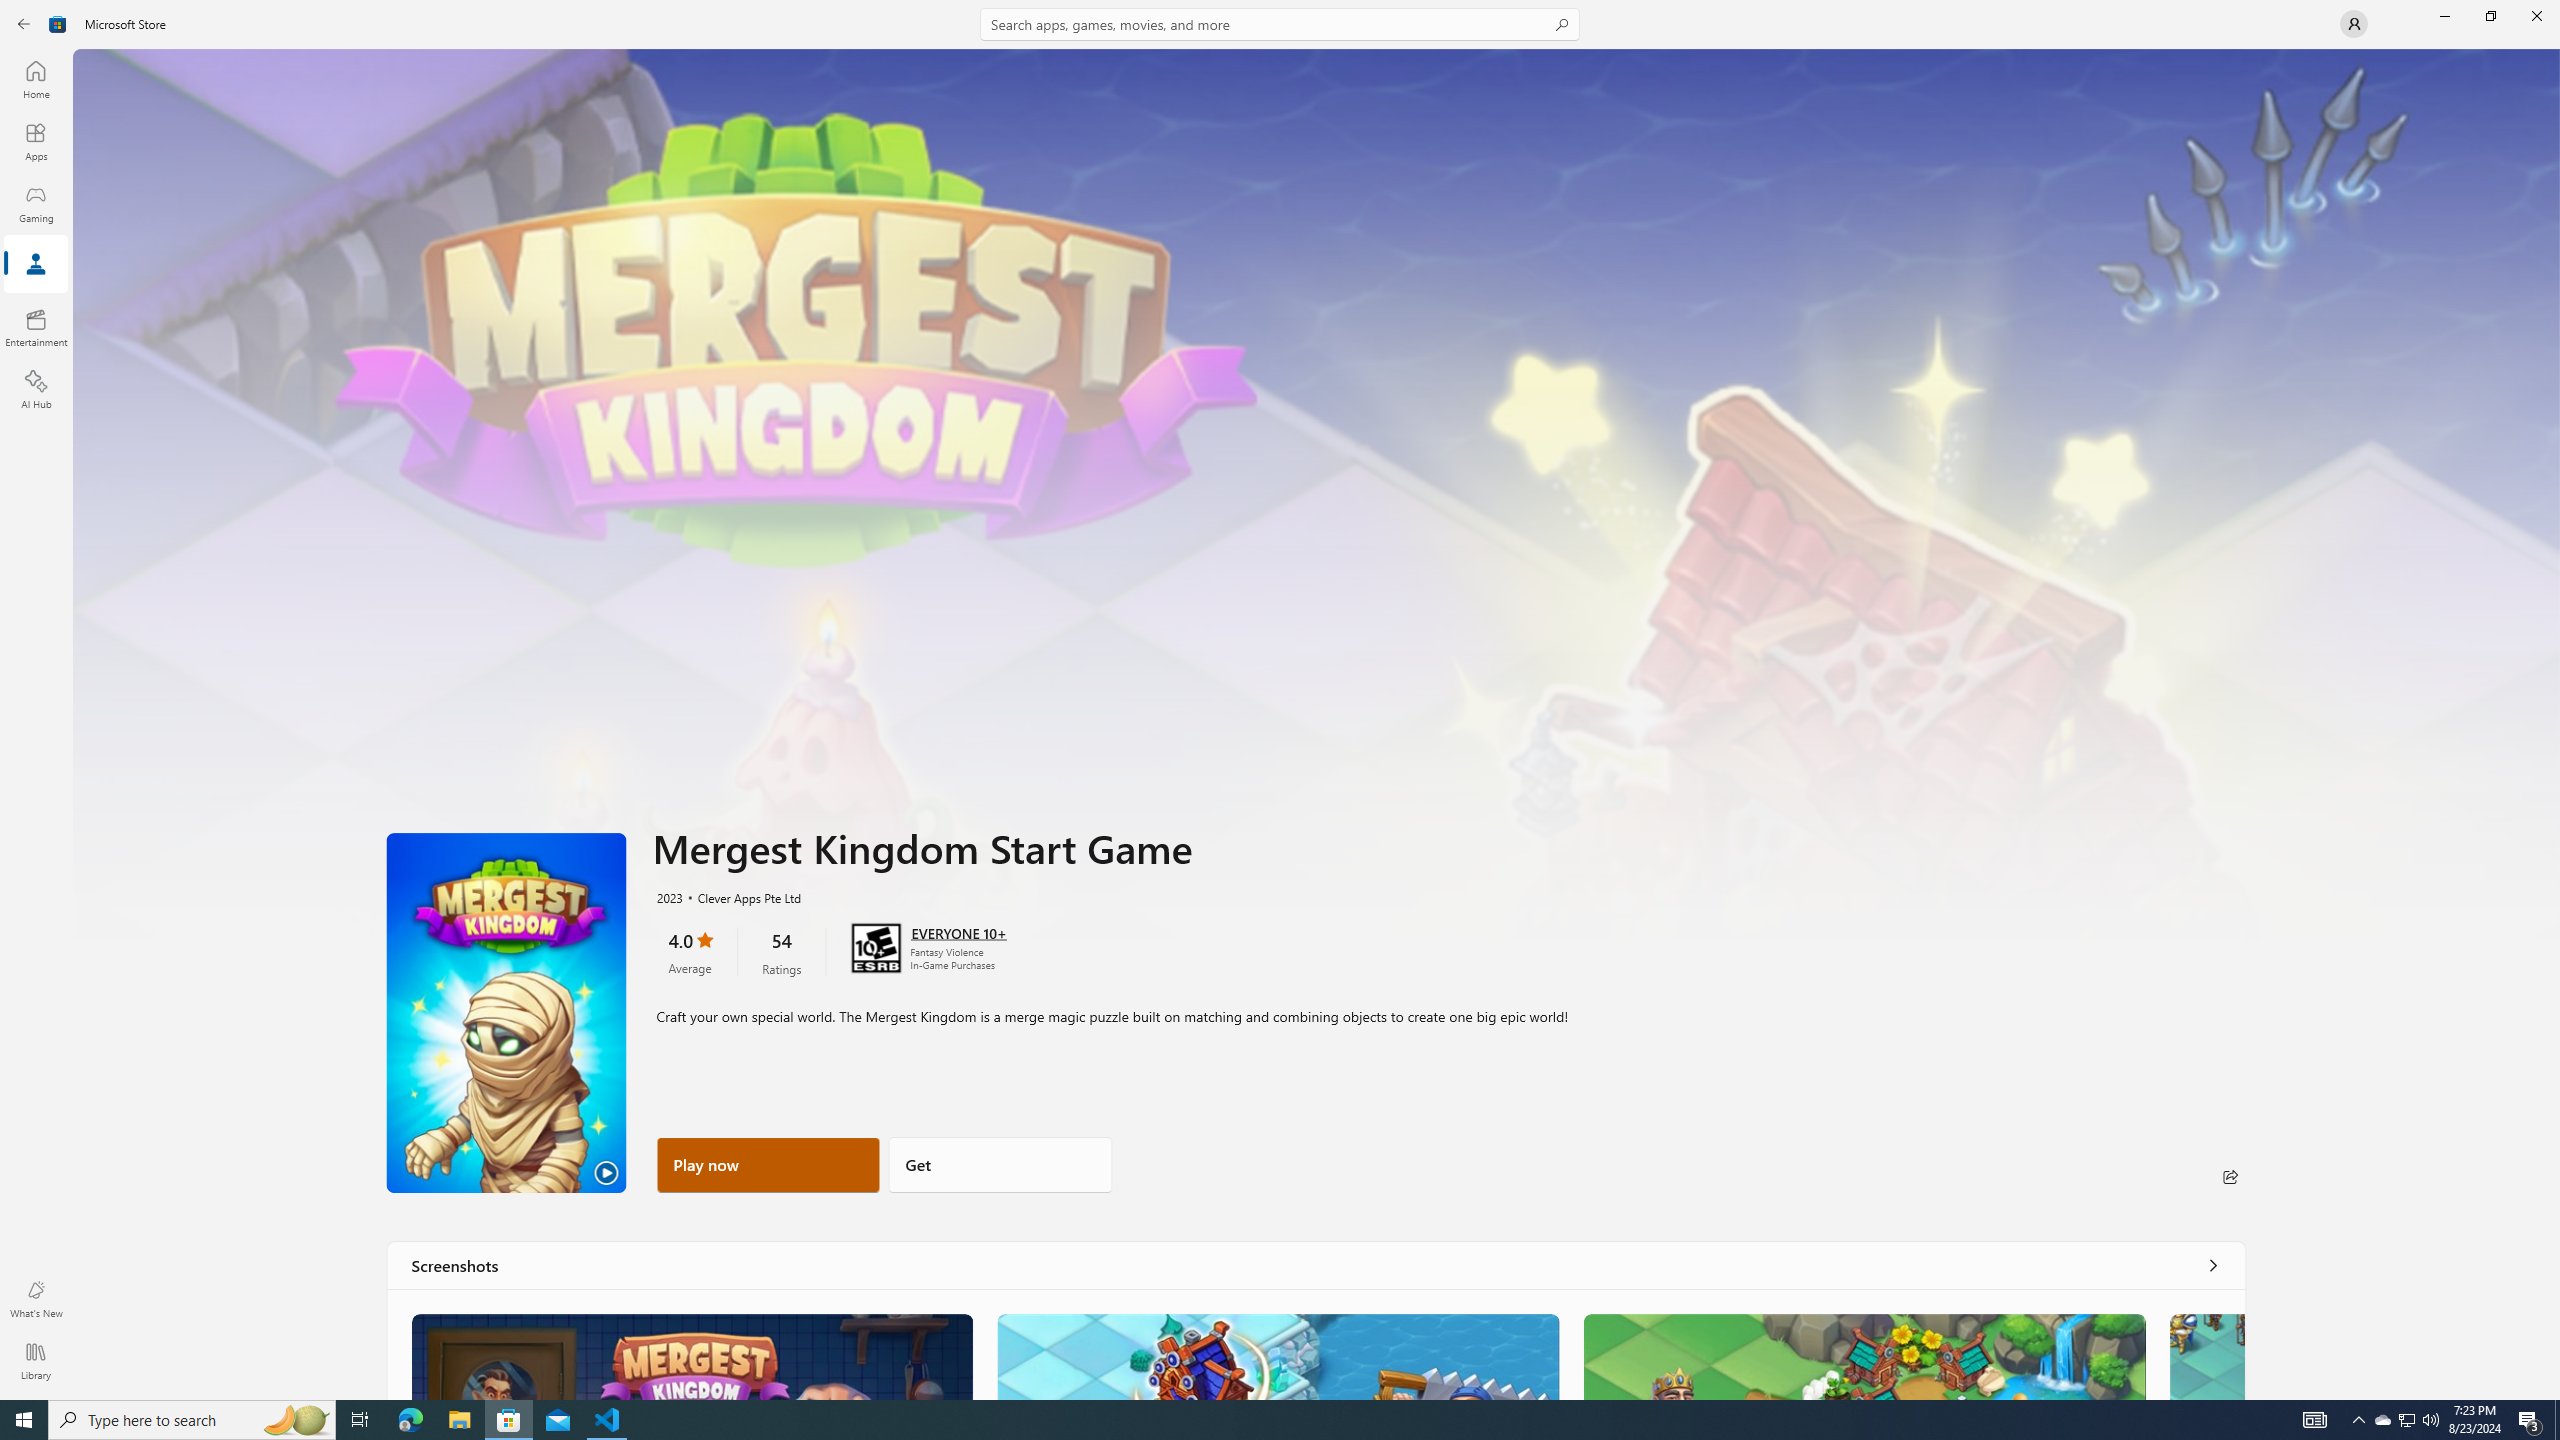  Describe the element at coordinates (2490, 15) in the screenshot. I see `'Restore Microsoft Store'` at that location.